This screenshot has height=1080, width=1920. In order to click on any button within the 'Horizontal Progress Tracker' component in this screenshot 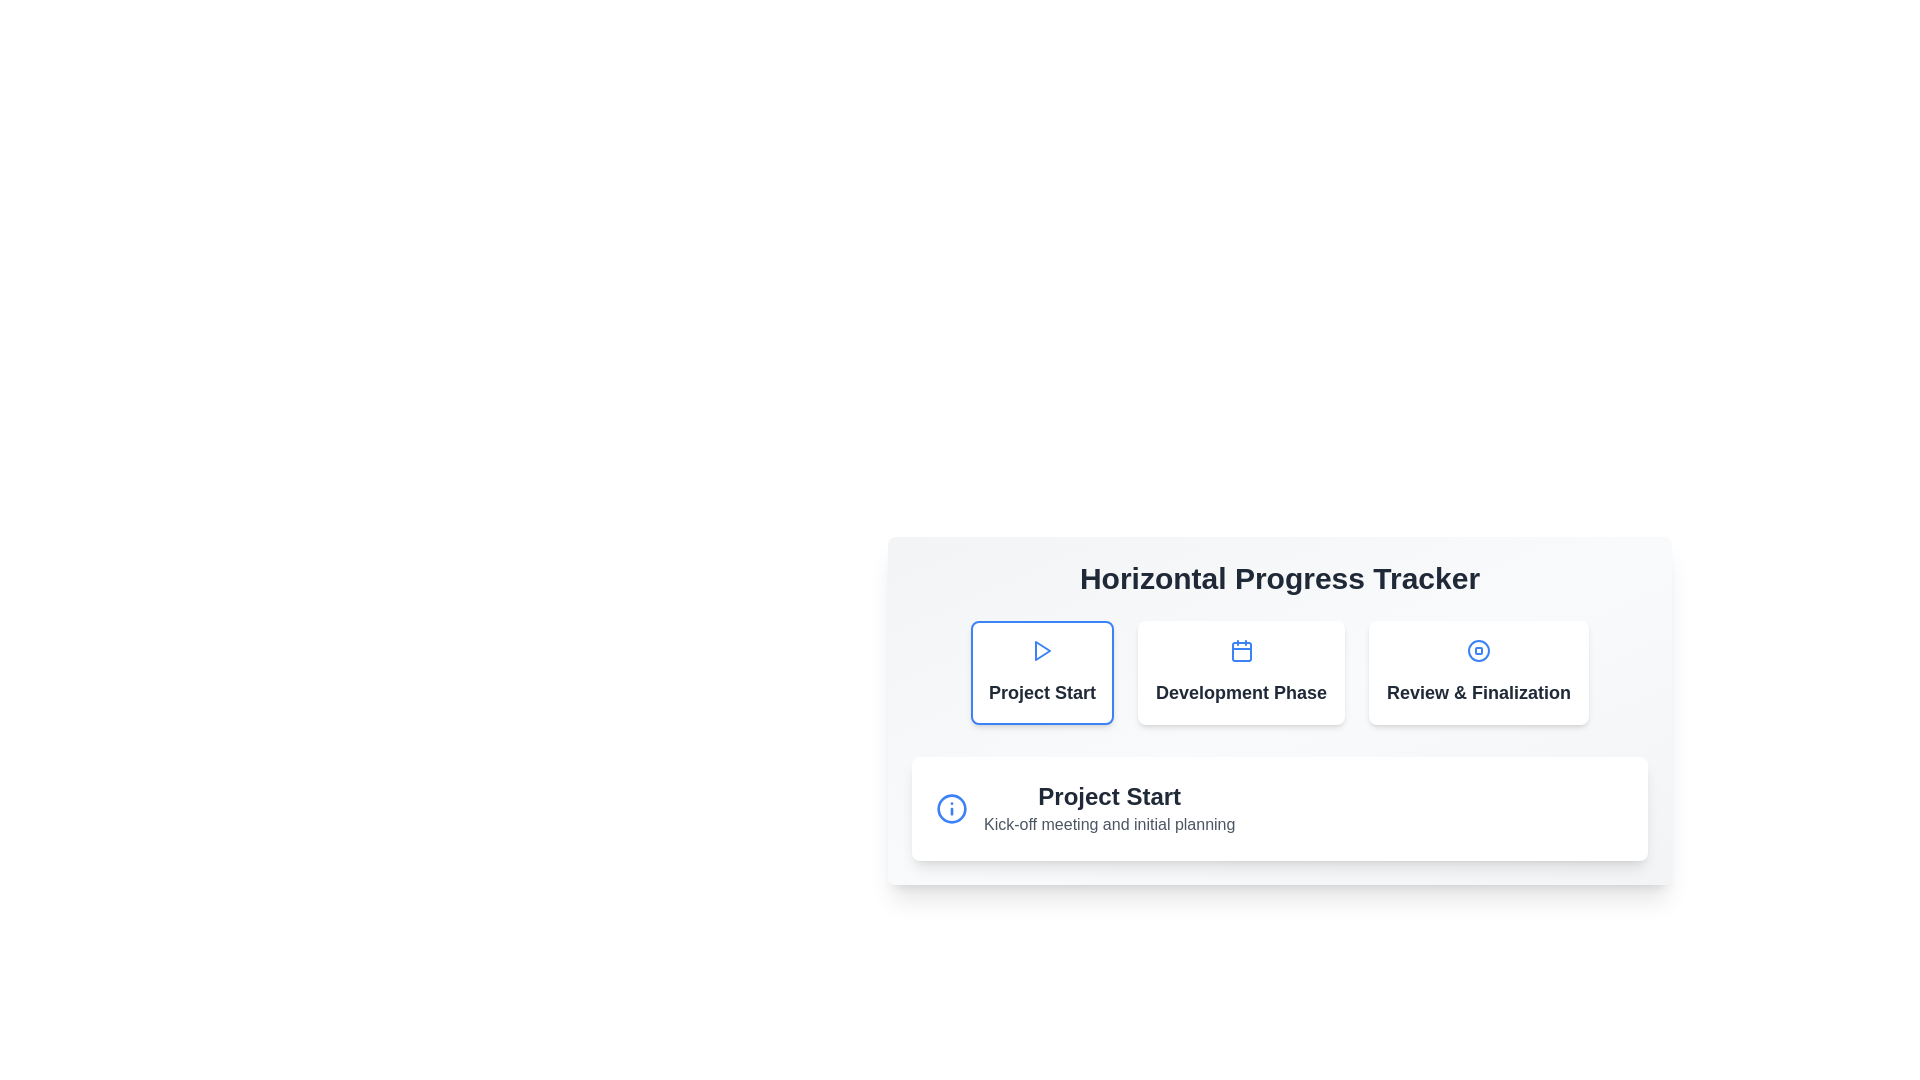, I will do `click(1280, 743)`.